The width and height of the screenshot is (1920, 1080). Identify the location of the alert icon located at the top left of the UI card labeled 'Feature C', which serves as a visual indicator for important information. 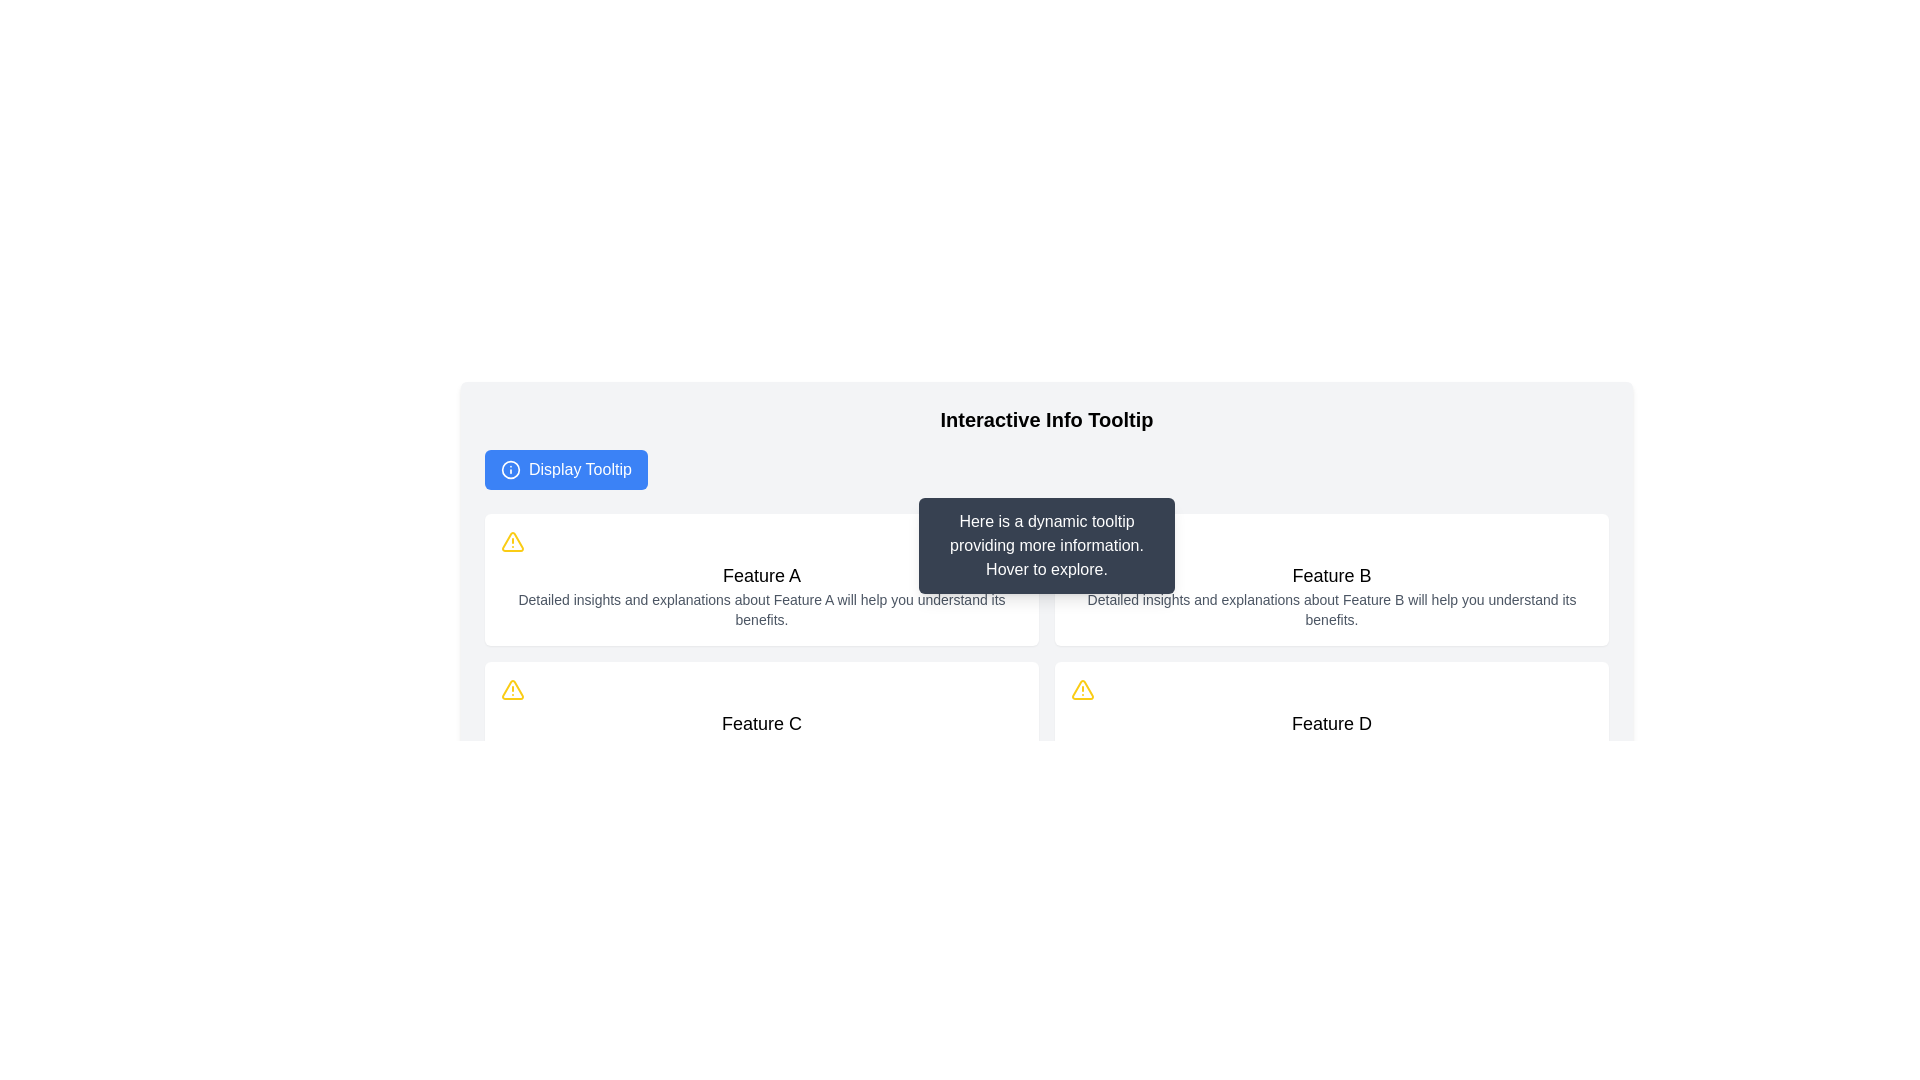
(513, 689).